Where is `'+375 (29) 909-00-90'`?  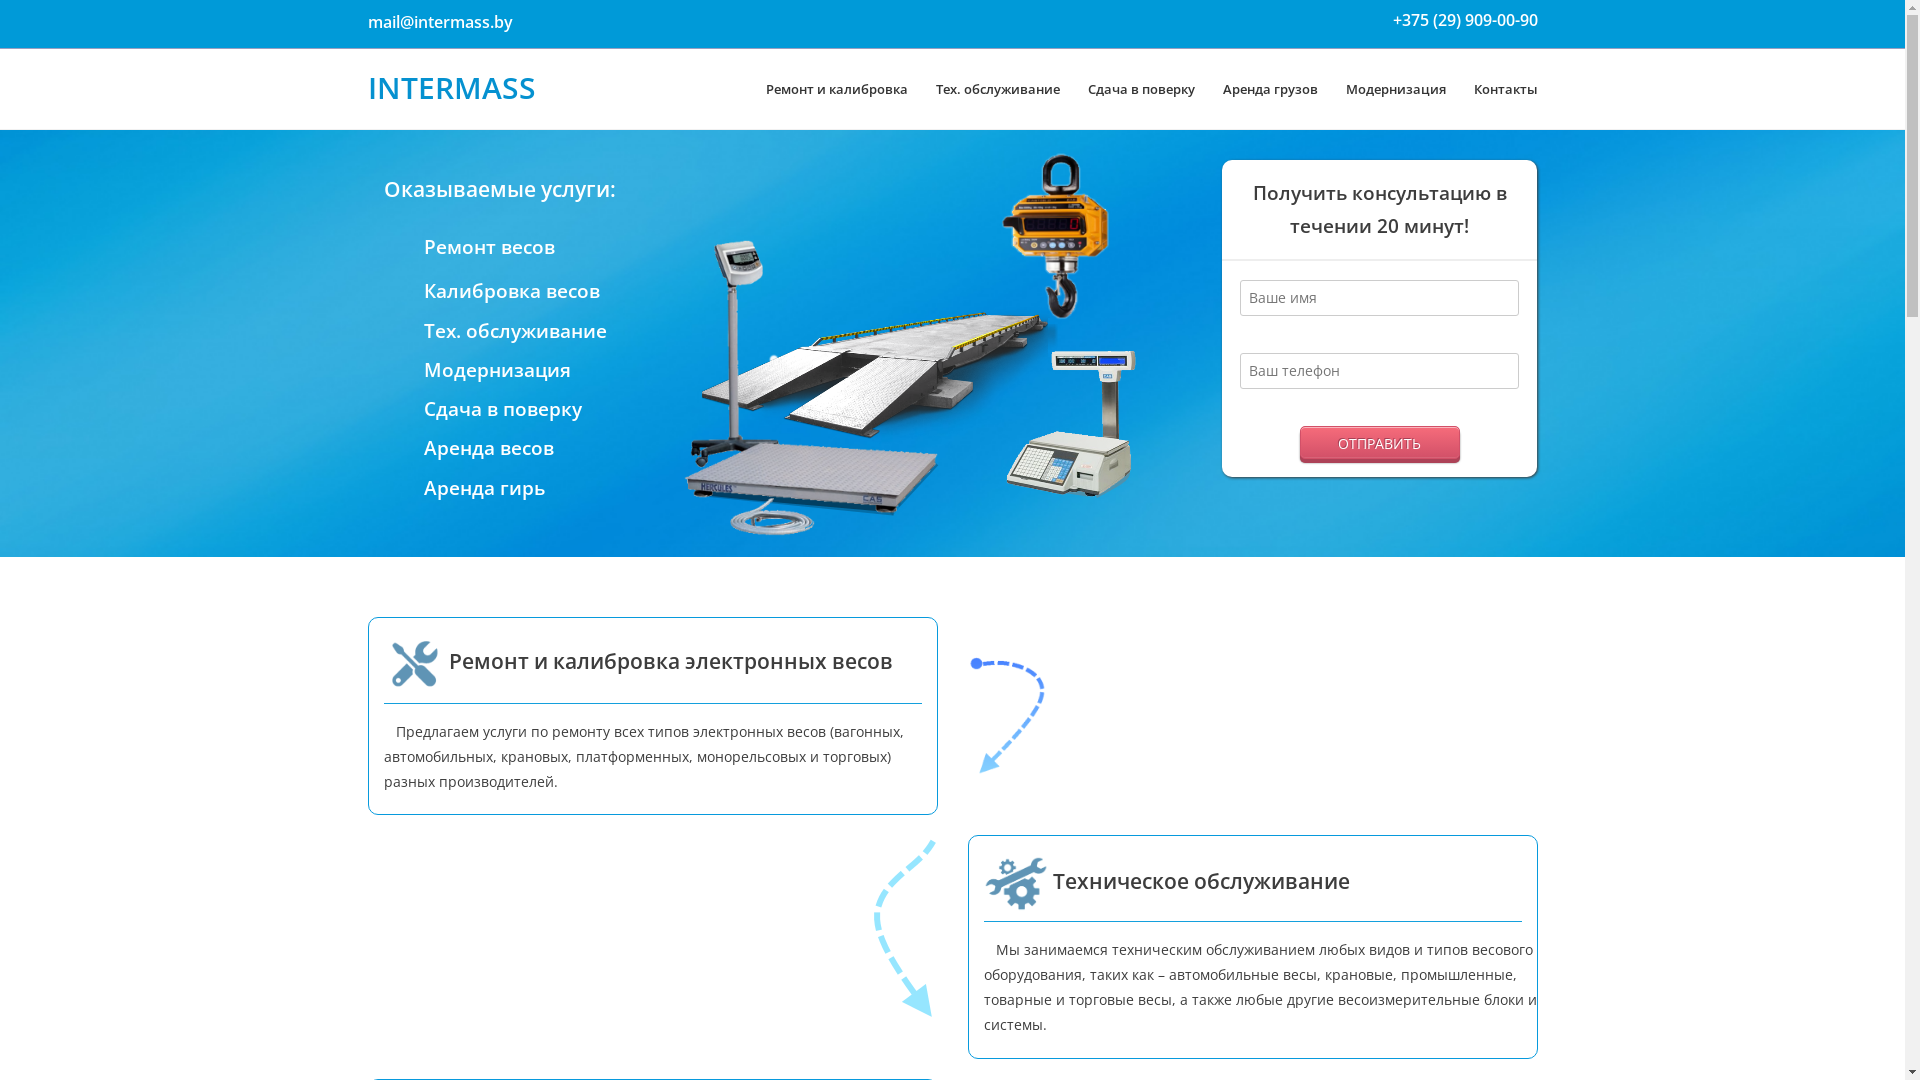 '+375 (29) 909-00-90' is located at coordinates (1464, 19).